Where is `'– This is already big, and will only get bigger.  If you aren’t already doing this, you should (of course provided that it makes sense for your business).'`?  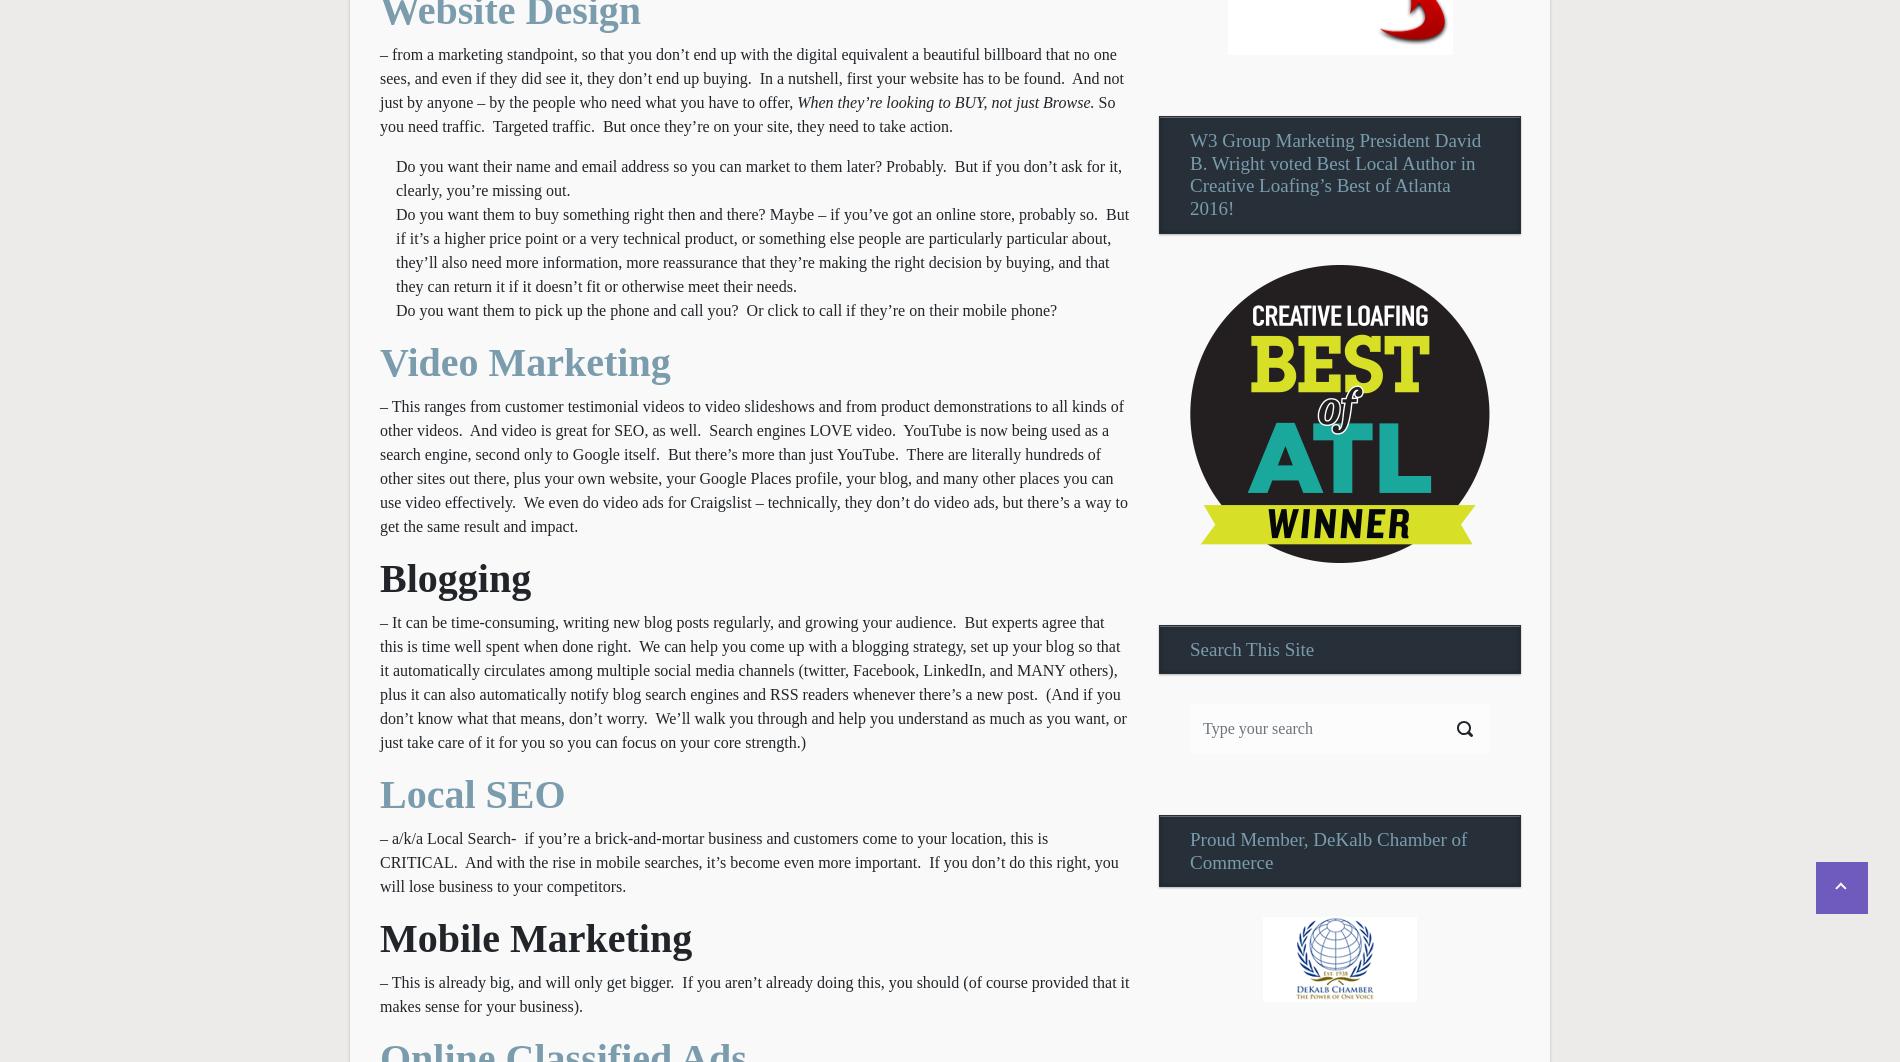
'– This is already big, and will only get bigger.  If you aren’t already doing this, you should (of course provided that it makes sense for your business).' is located at coordinates (753, 992).